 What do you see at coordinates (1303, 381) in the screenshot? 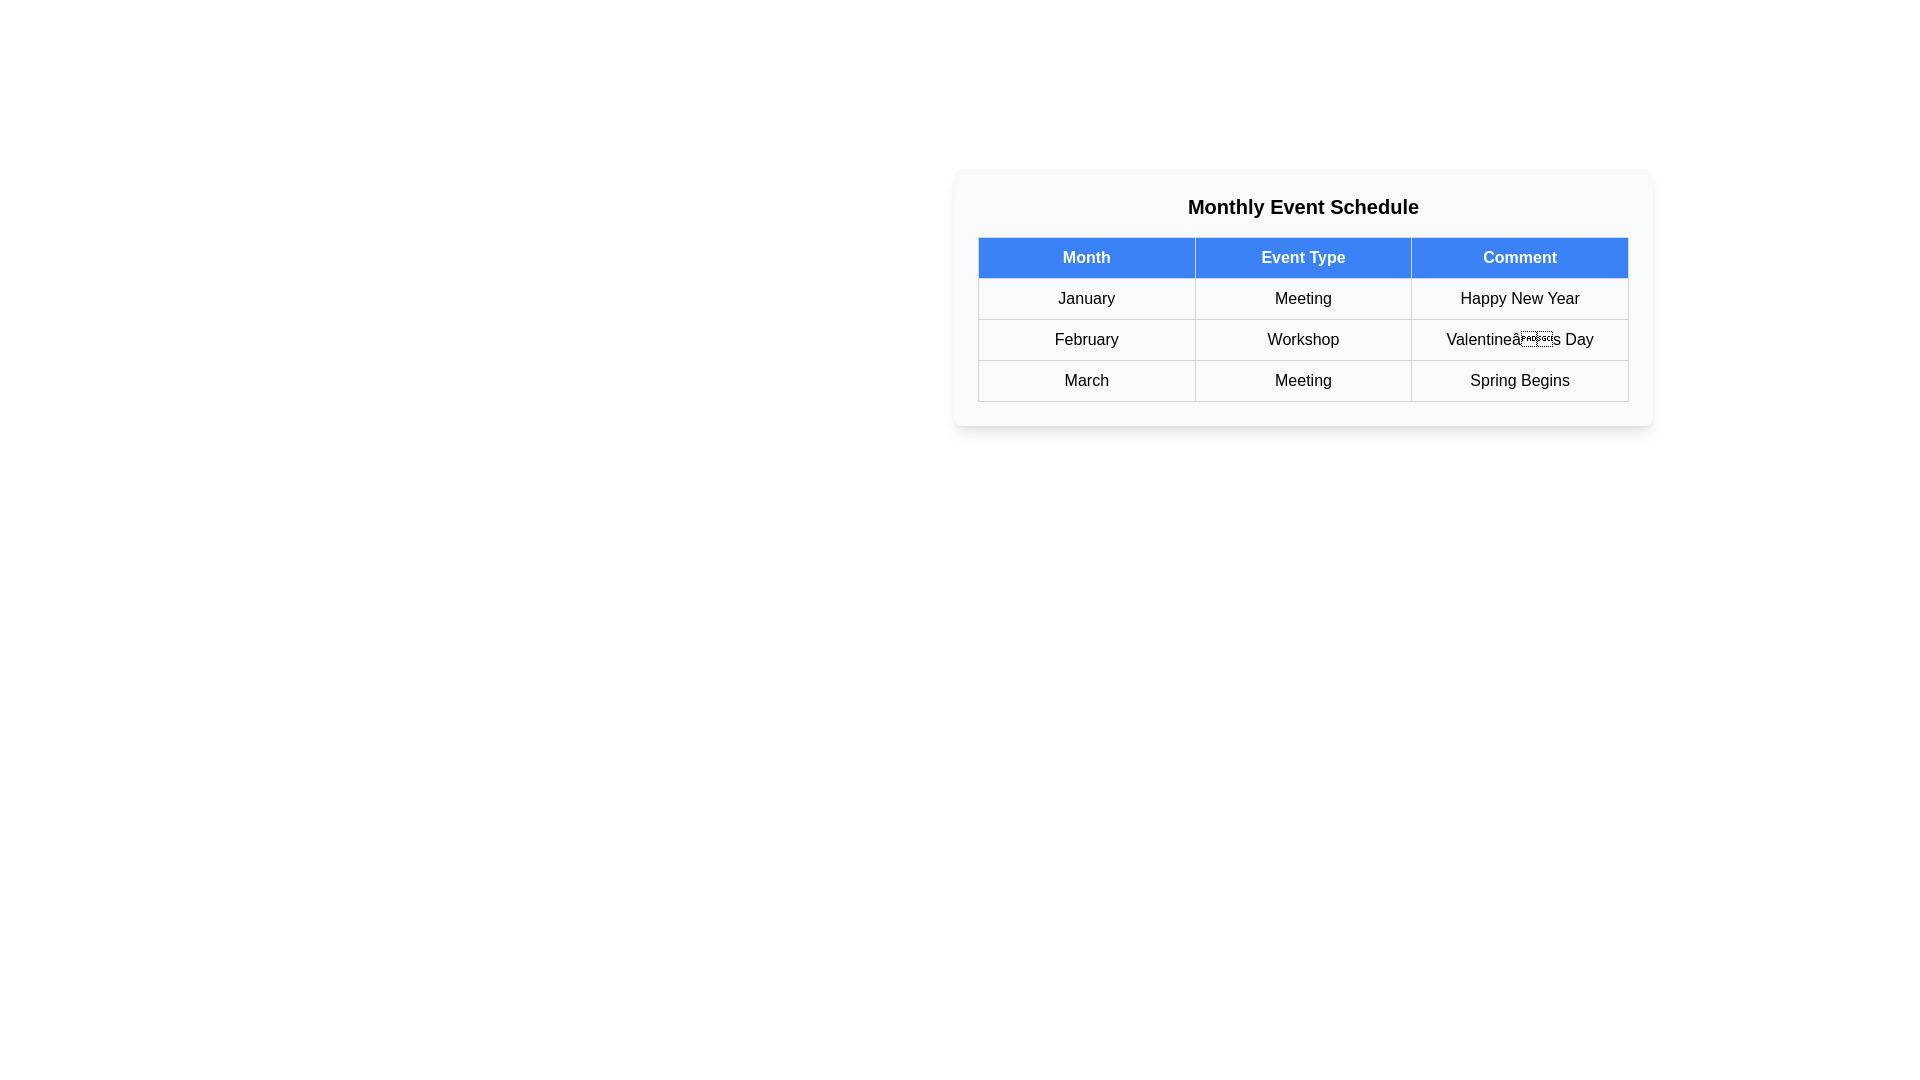
I see `the row corresponding to March` at bounding box center [1303, 381].